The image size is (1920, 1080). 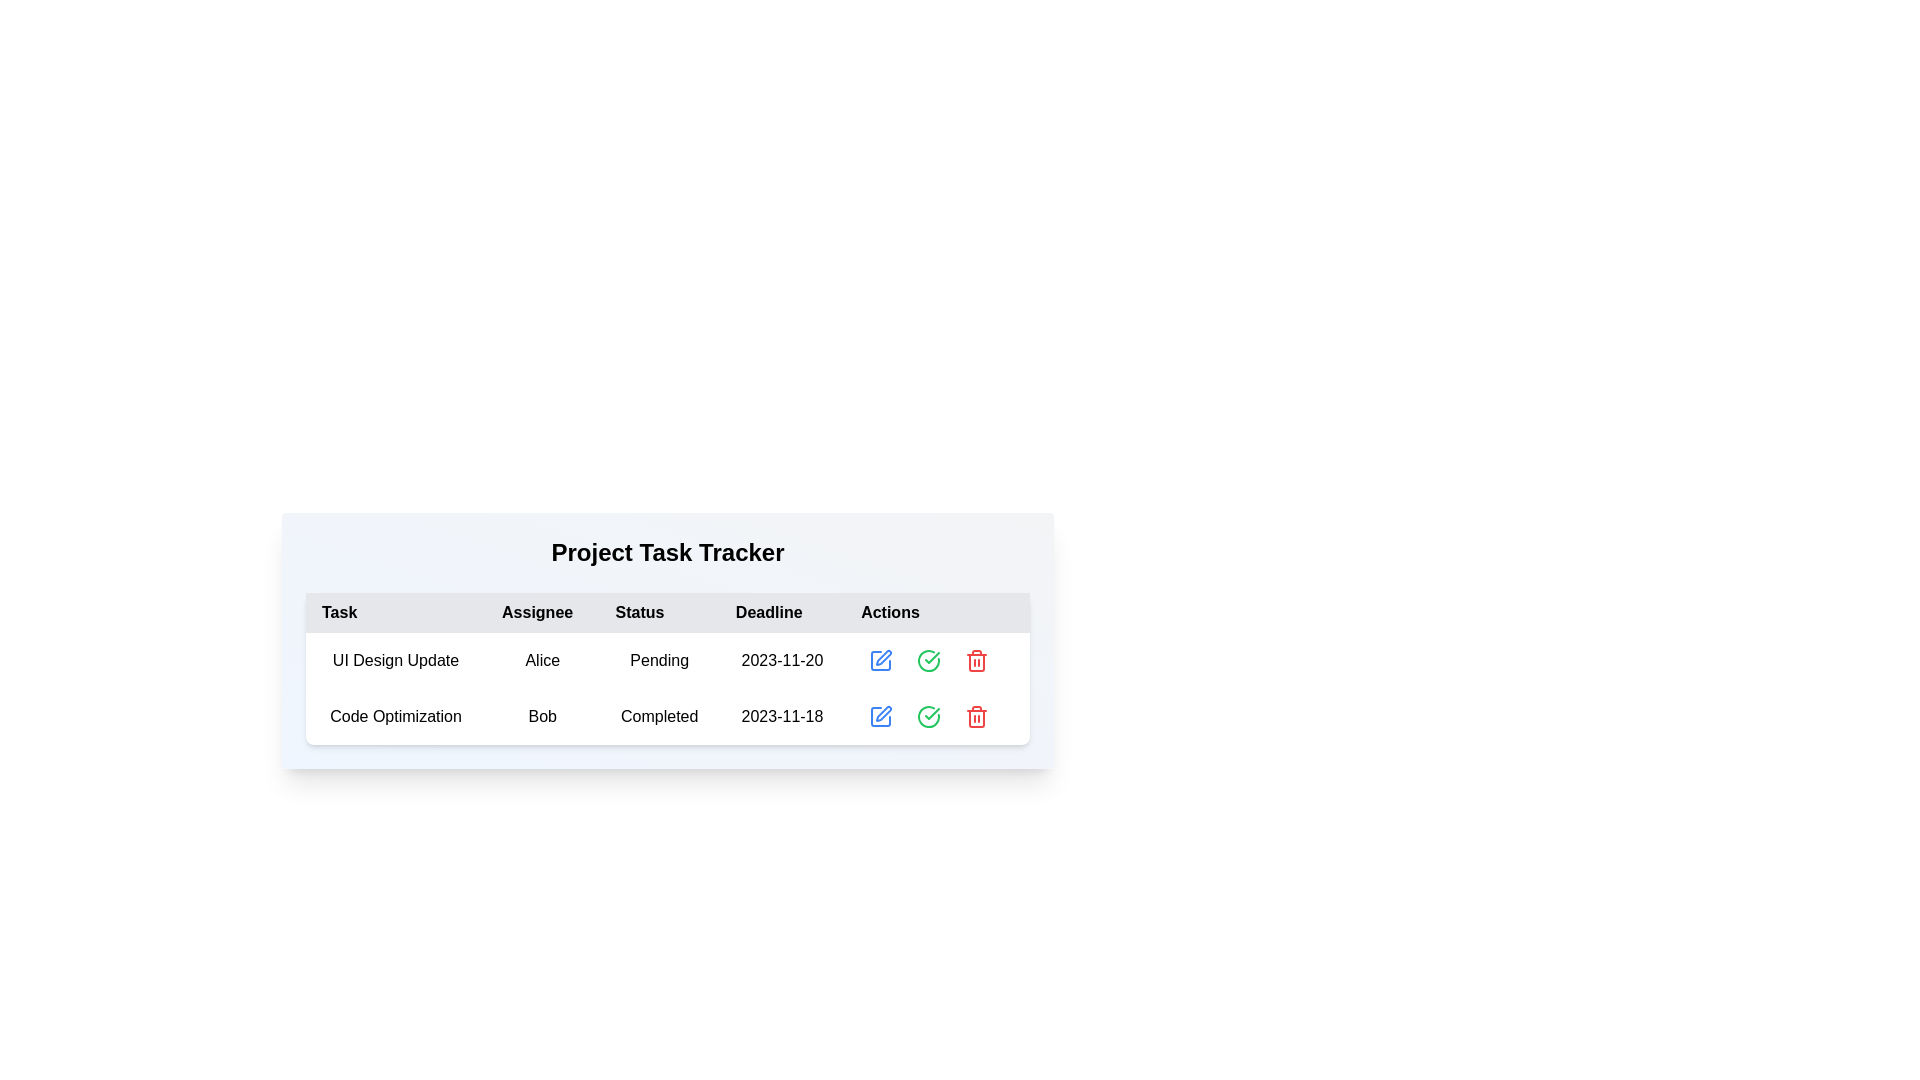 What do you see at coordinates (542, 660) in the screenshot?
I see `the Text label in the 'Assignee' column of the first row, which identifies the person assigned to the 'UI Design Update' task` at bounding box center [542, 660].